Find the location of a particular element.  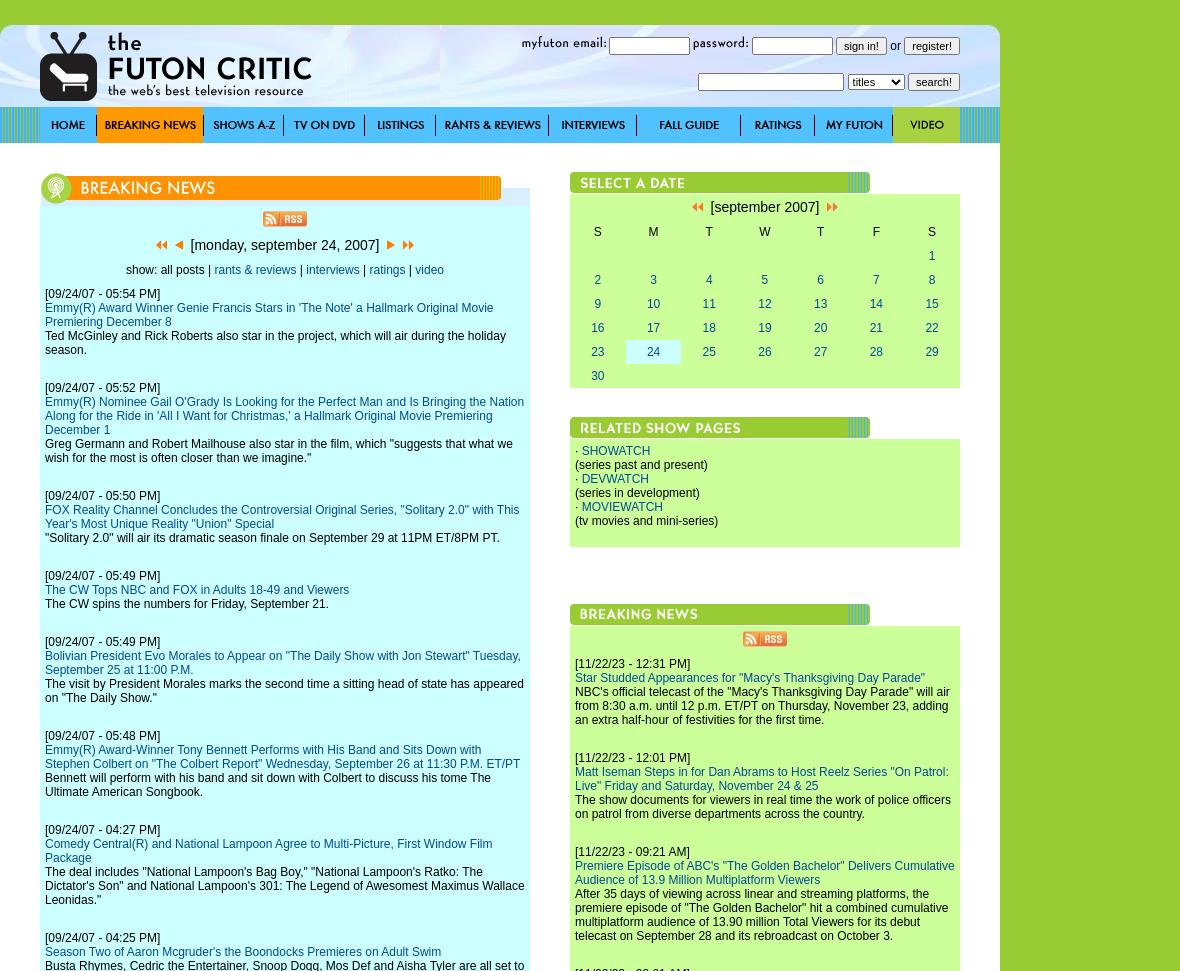

'25' is located at coordinates (707, 351).